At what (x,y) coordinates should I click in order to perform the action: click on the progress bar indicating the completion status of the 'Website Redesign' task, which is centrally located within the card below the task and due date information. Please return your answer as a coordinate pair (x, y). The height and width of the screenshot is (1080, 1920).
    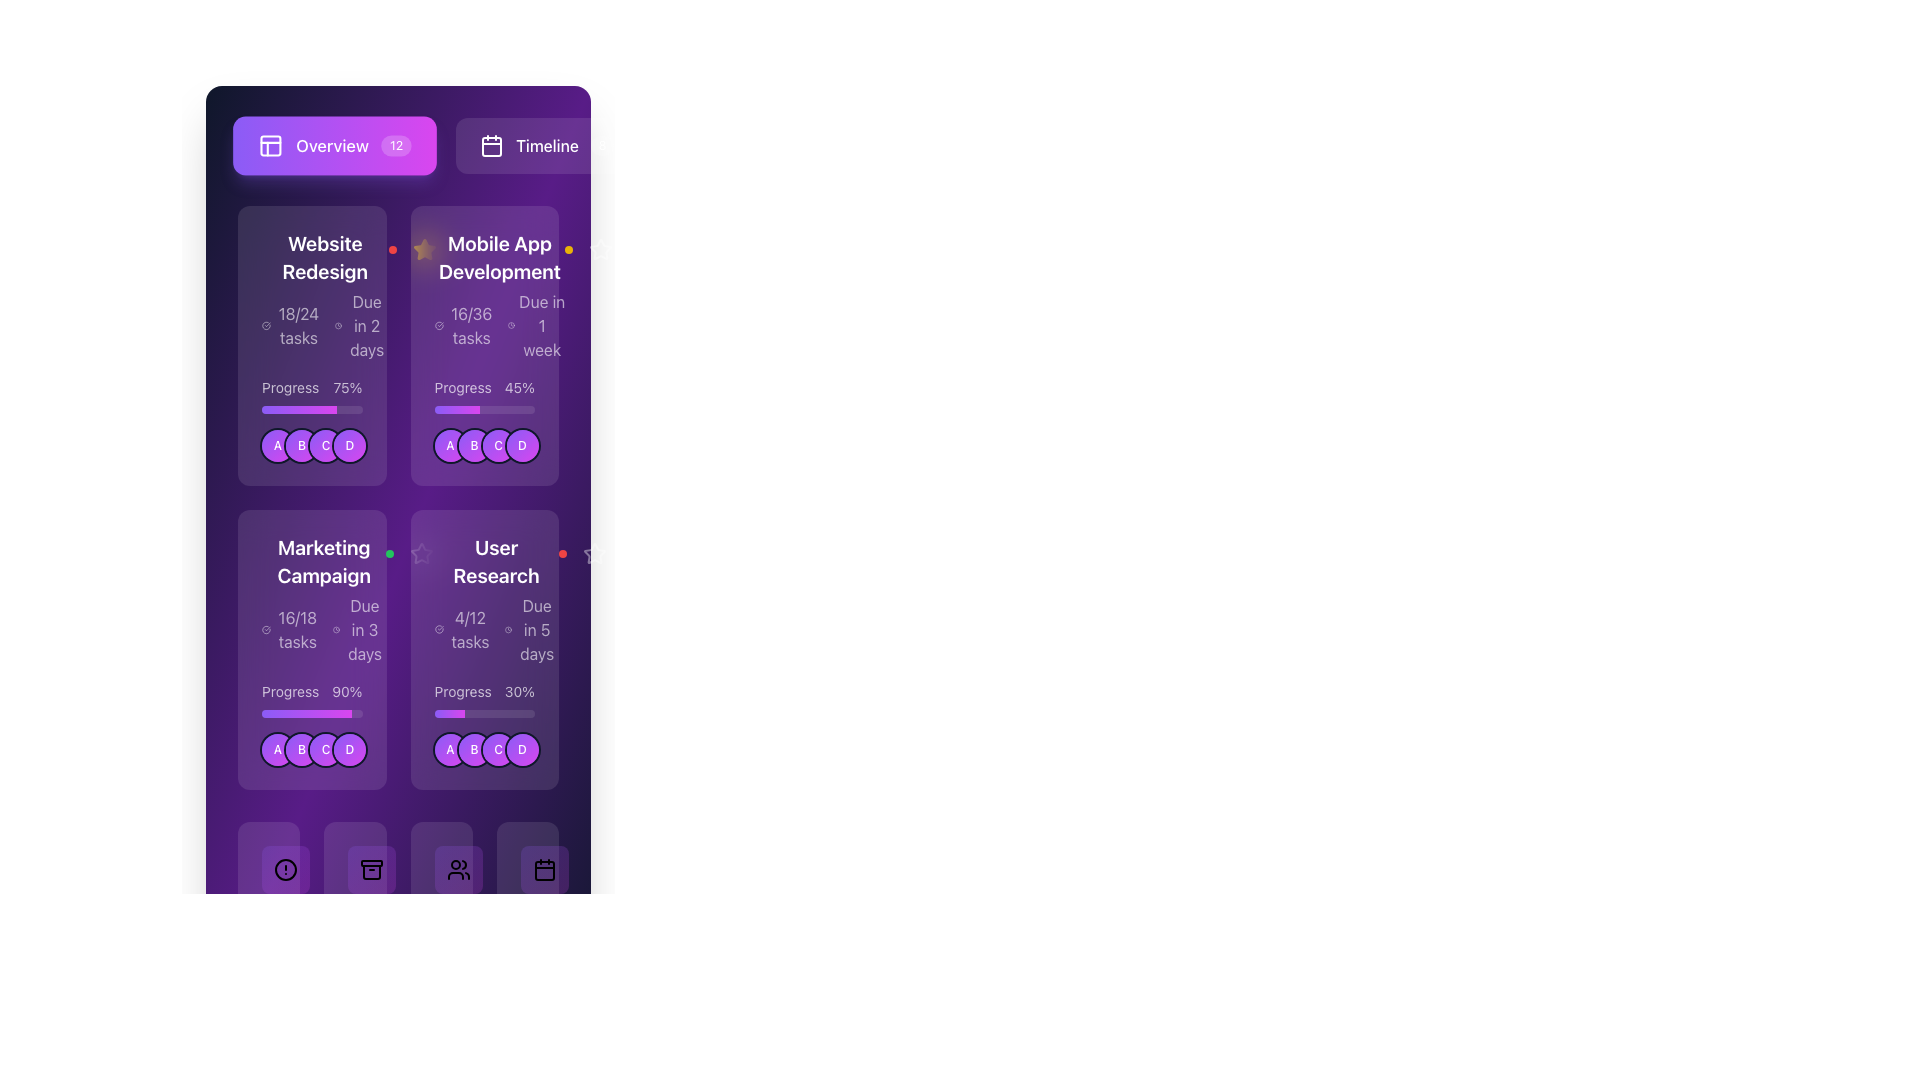
    Looking at the image, I should click on (311, 396).